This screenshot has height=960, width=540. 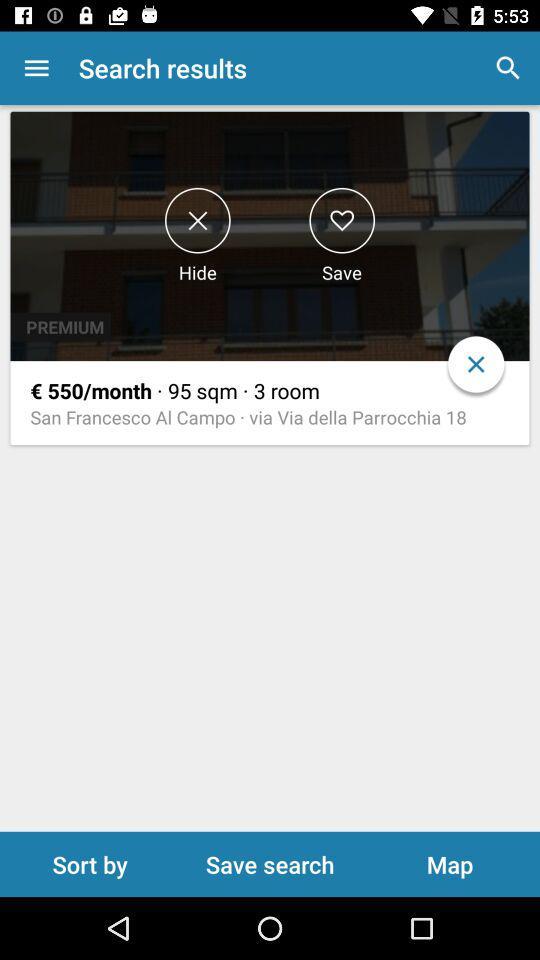 What do you see at coordinates (449, 863) in the screenshot?
I see `icon next to the save search icon` at bounding box center [449, 863].